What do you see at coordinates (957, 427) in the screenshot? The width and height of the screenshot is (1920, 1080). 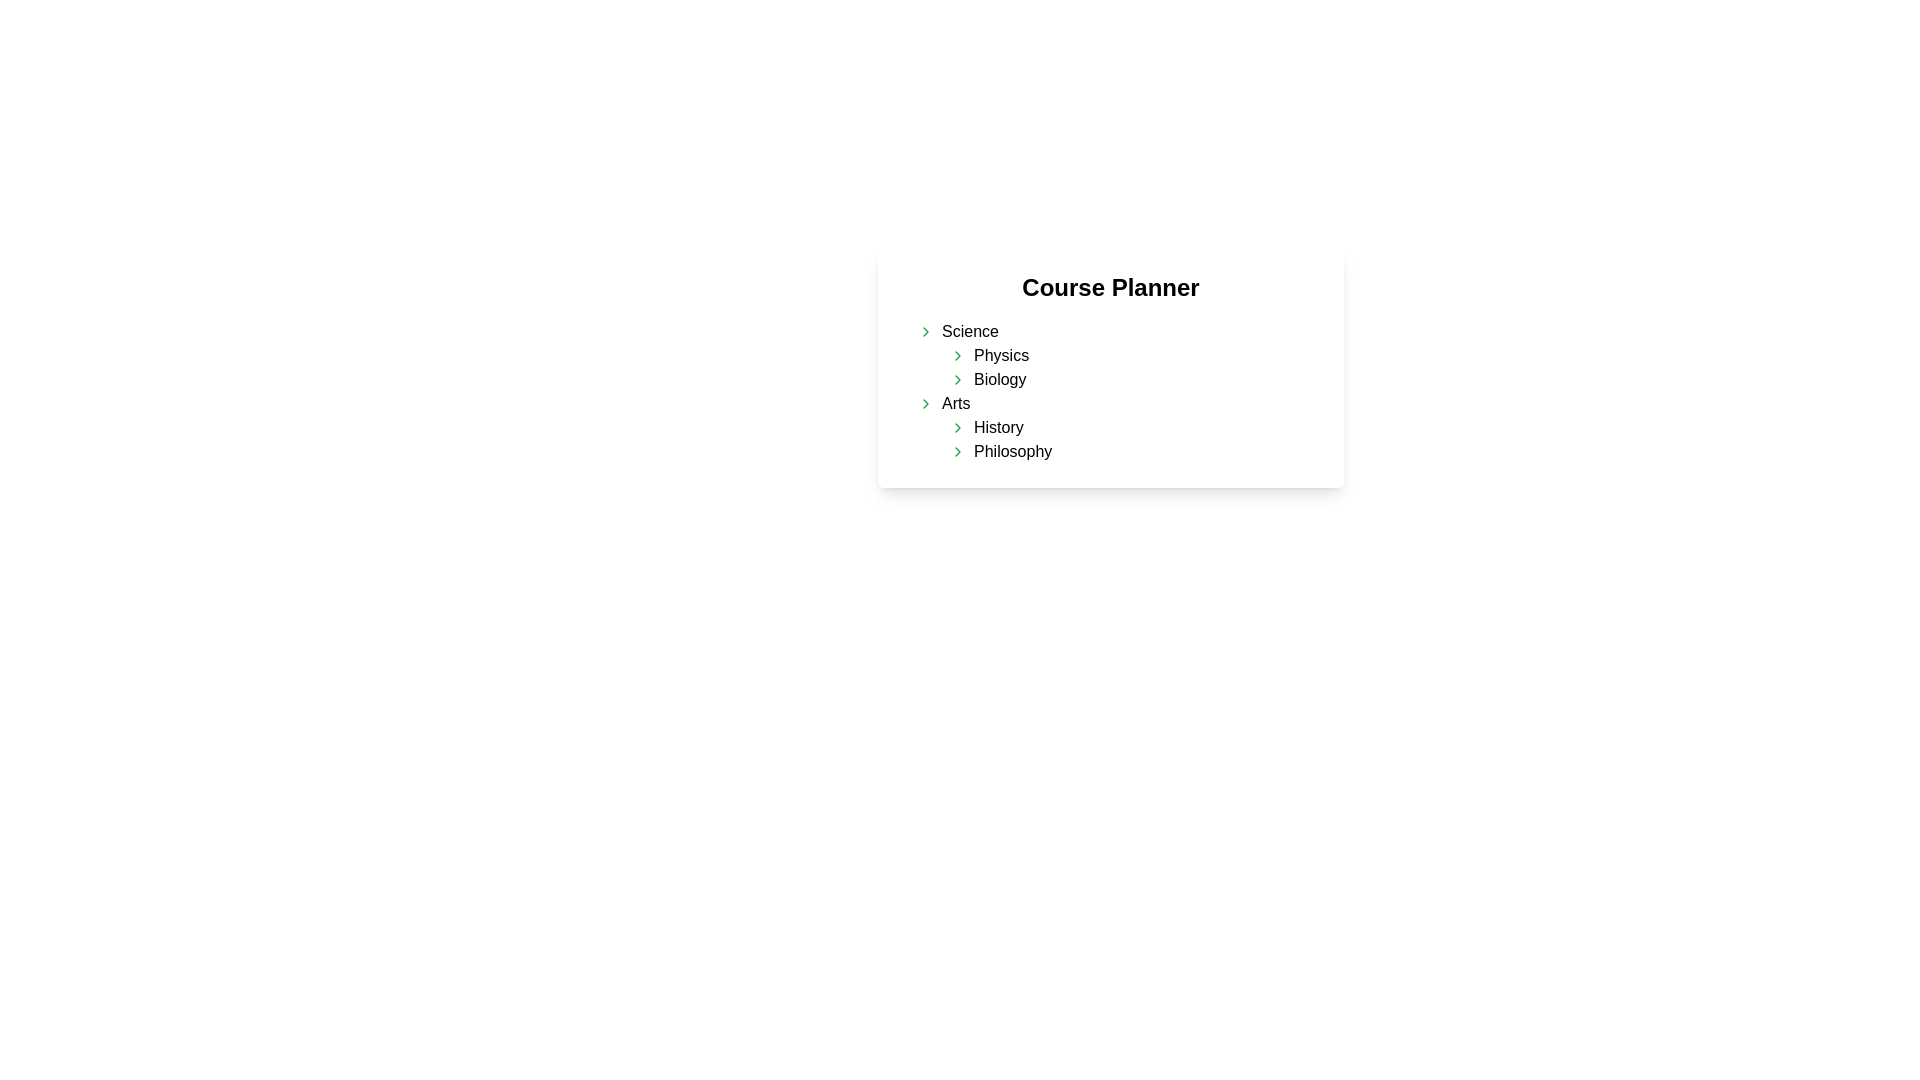 I see `the chevron icon` at bounding box center [957, 427].